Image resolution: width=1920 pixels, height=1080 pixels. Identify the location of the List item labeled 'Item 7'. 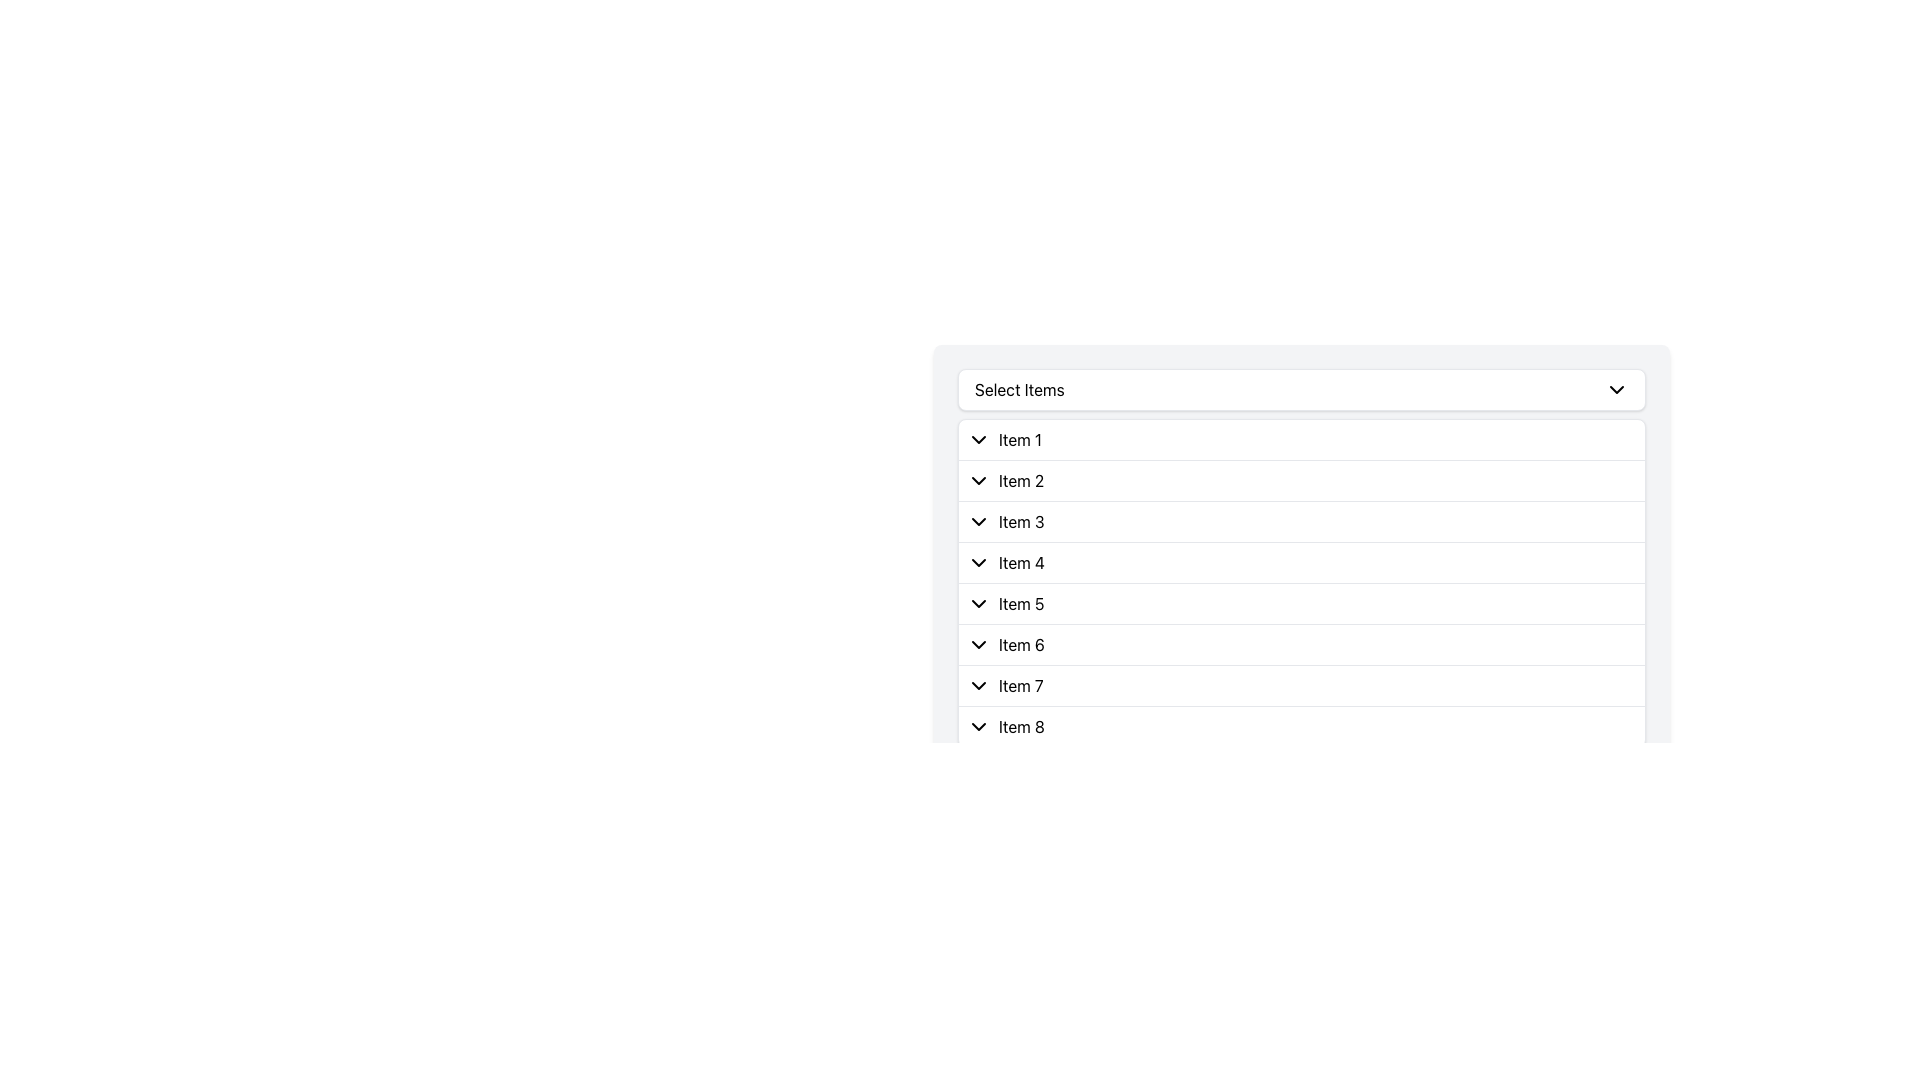
(1301, 684).